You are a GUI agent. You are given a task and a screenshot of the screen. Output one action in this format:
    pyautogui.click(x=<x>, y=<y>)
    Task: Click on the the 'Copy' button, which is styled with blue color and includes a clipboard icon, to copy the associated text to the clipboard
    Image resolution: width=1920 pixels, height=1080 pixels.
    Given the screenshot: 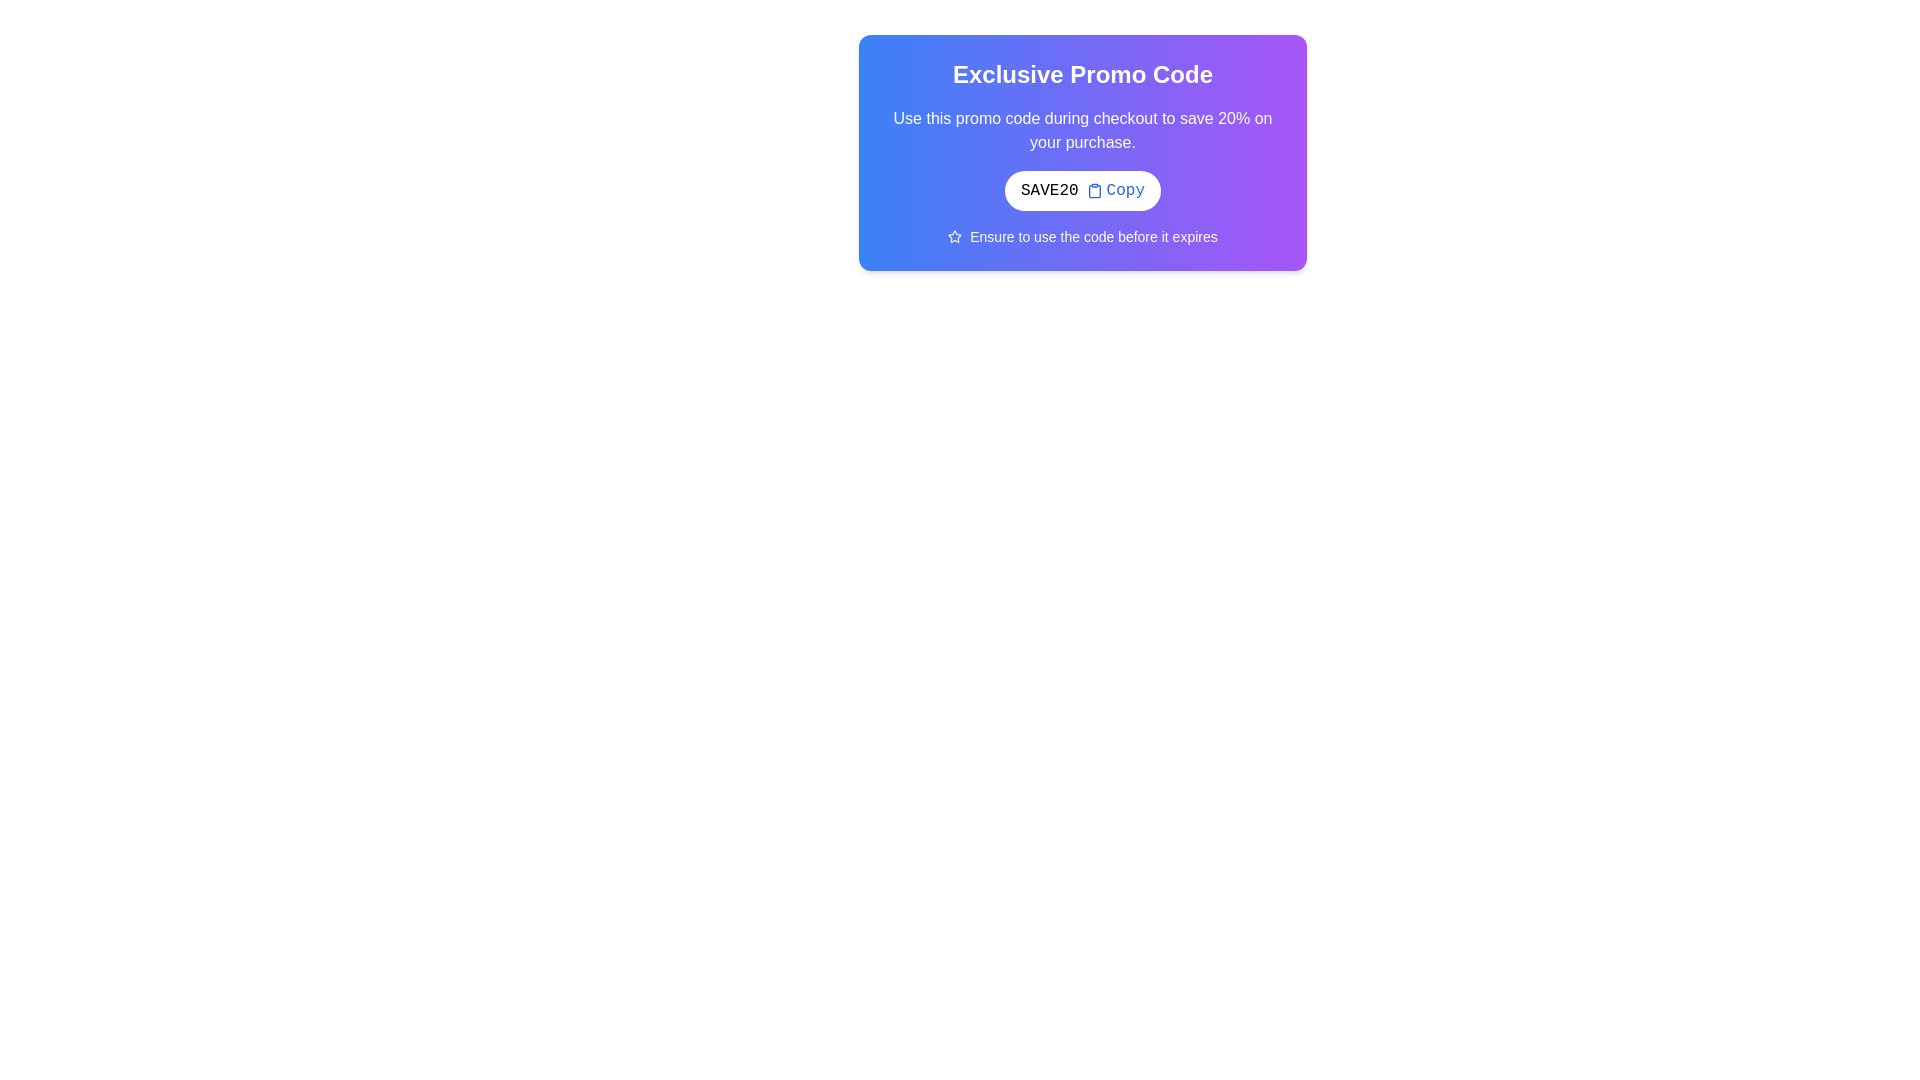 What is the action you would take?
    pyautogui.click(x=1114, y=191)
    